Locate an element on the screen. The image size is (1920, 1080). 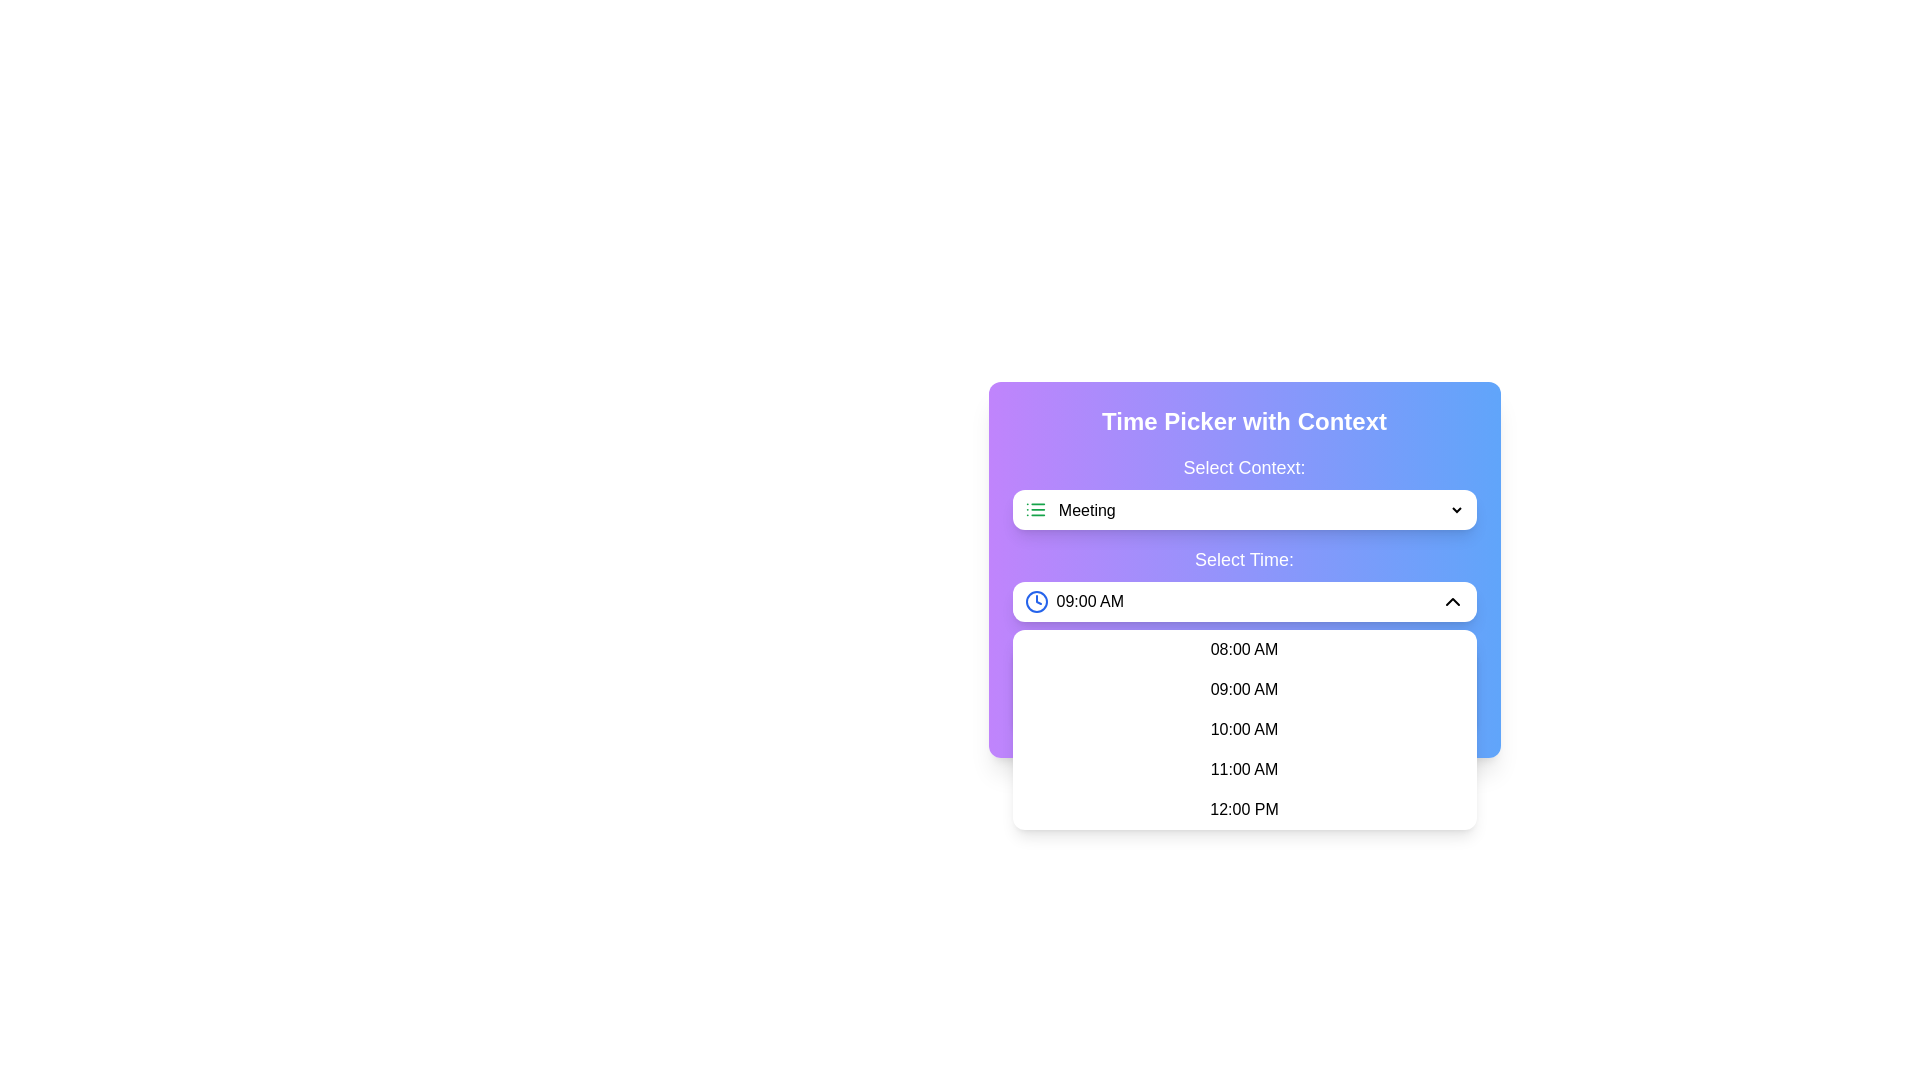
the static text label displaying 'Select Time:' which is styled with white bold text on a gradient blue to violet background, located in the upper section of the interface above the time selection field is located at coordinates (1243, 559).